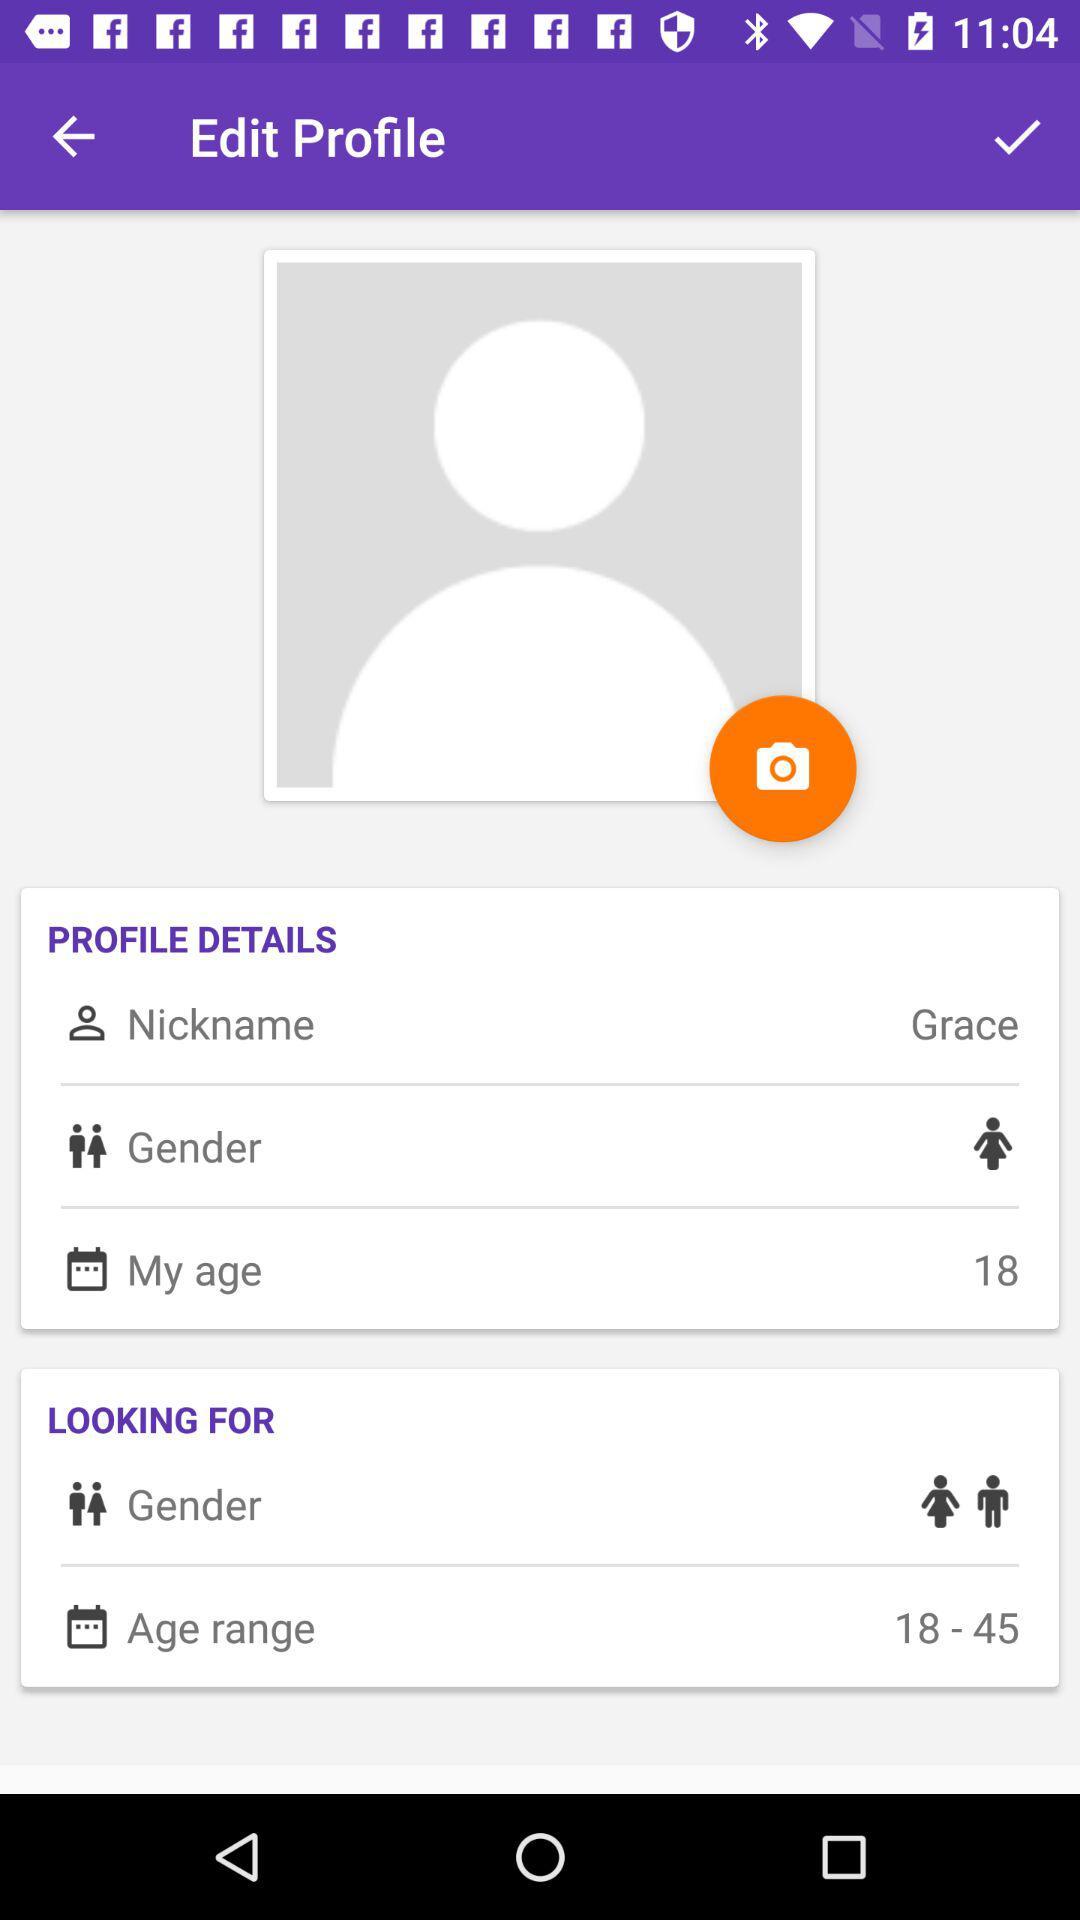  I want to click on item above profile details icon, so click(72, 135).